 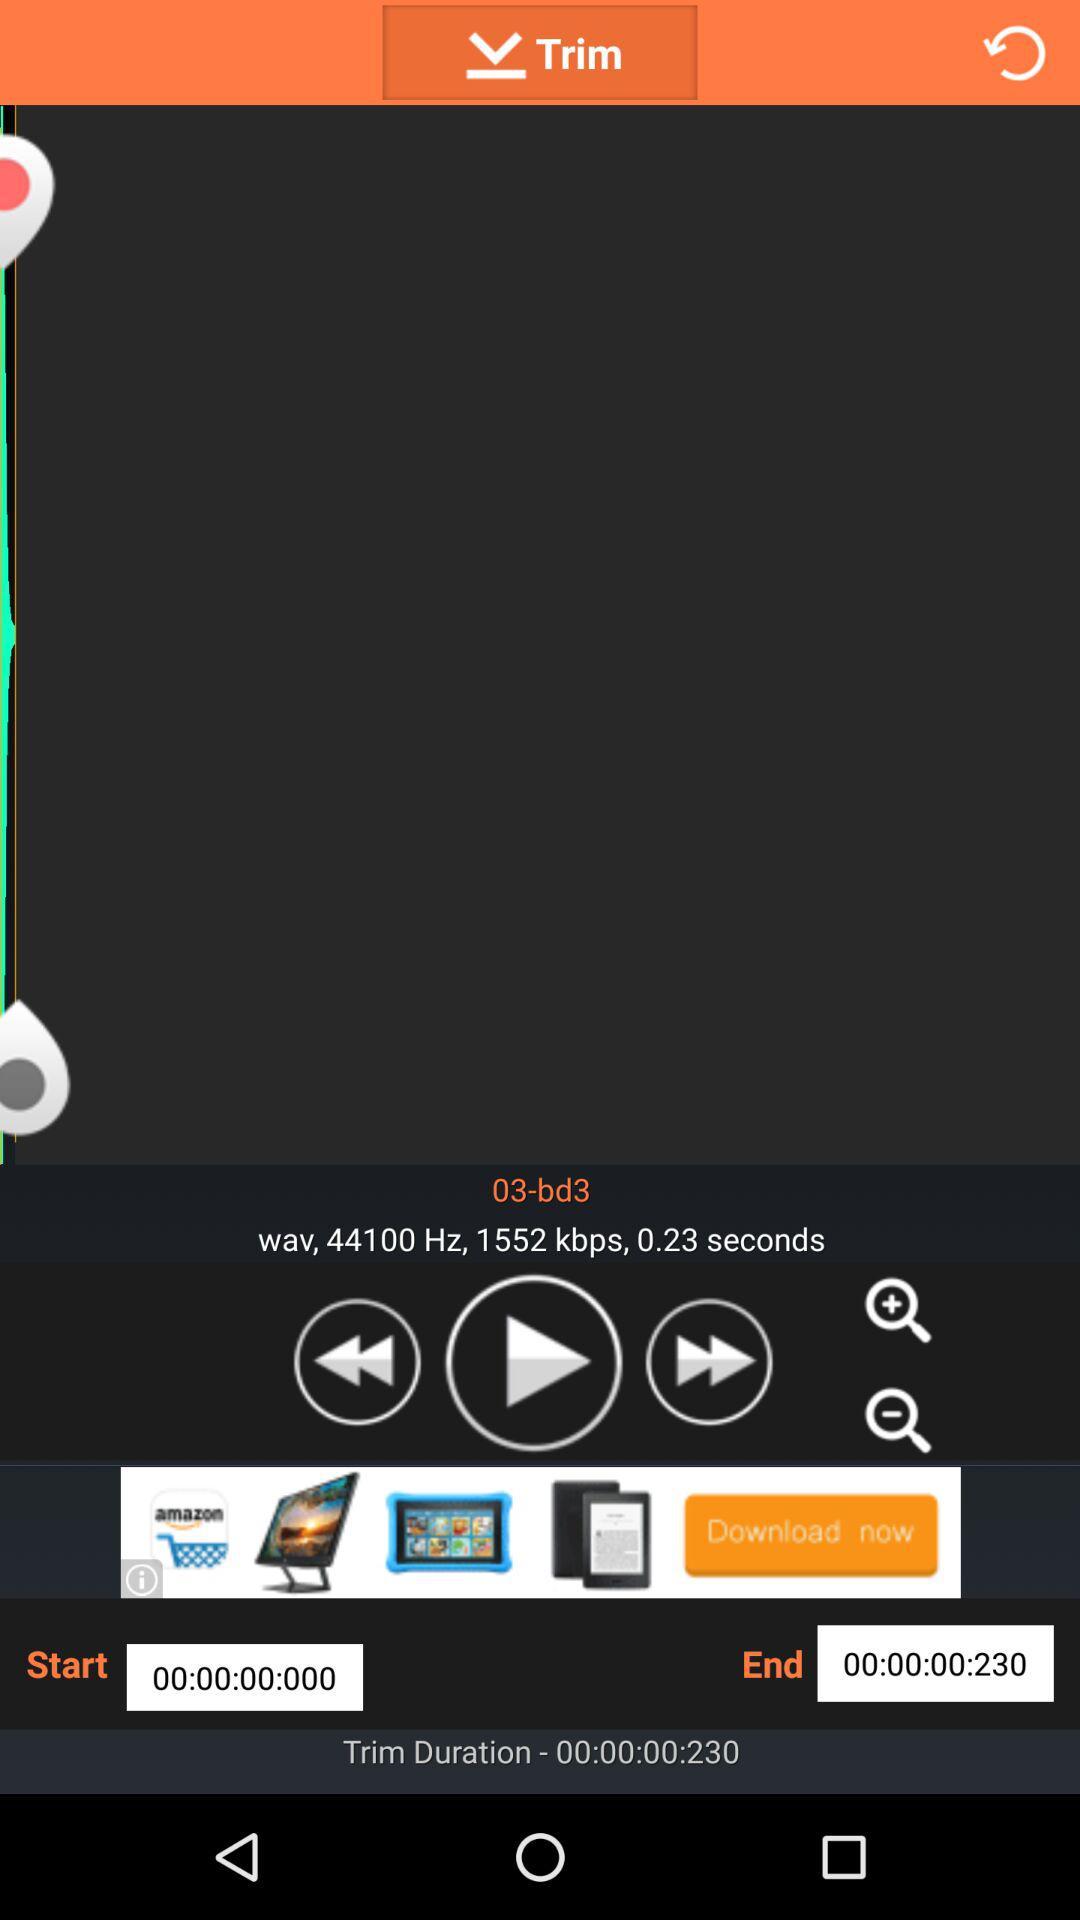 I want to click on the av_forward icon, so click(x=707, y=1456).